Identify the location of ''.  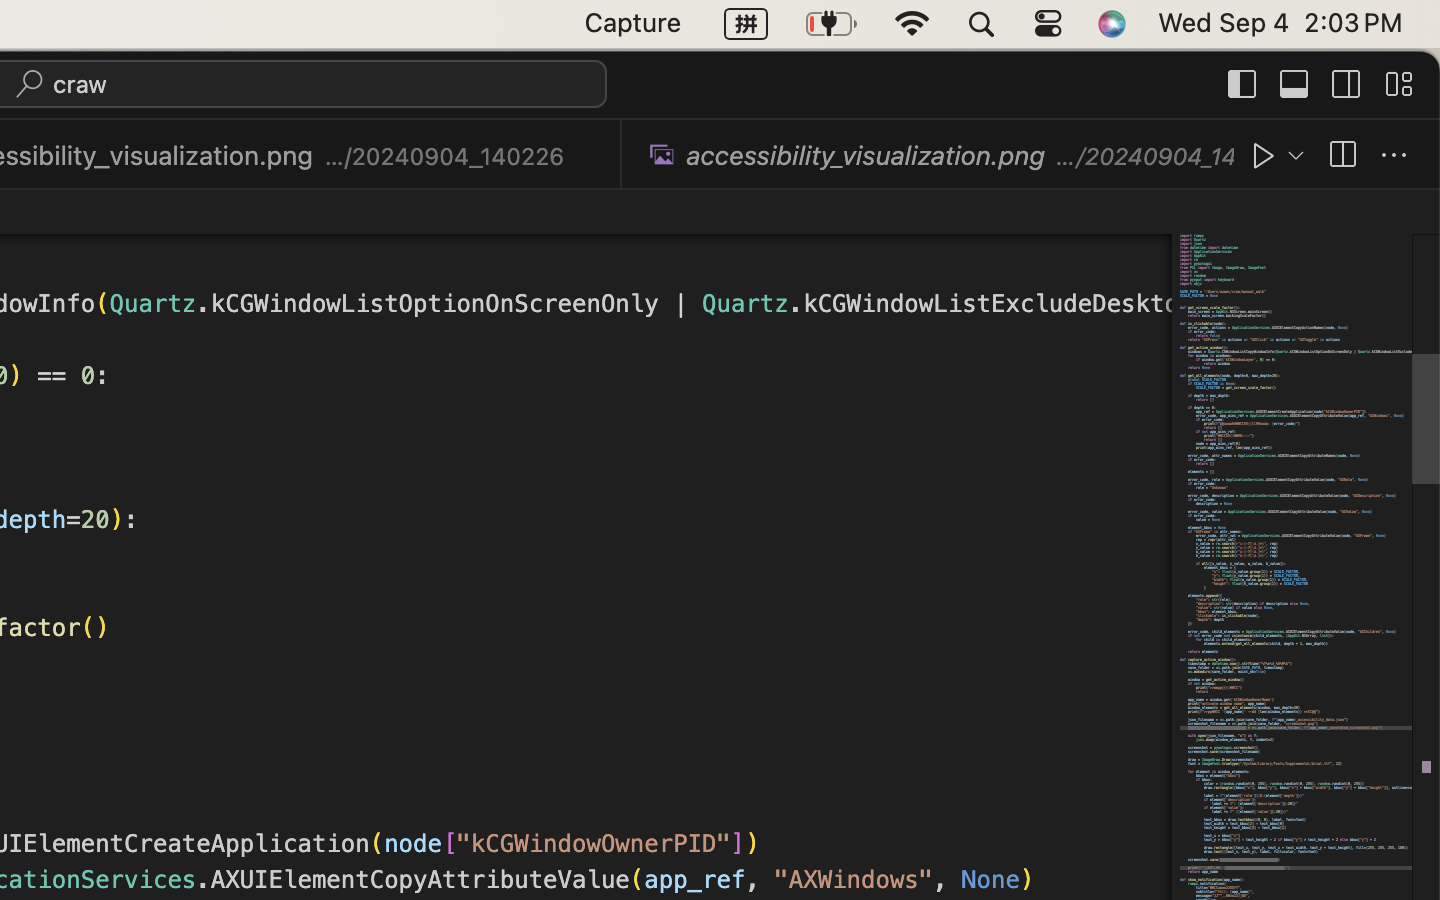
(1294, 82).